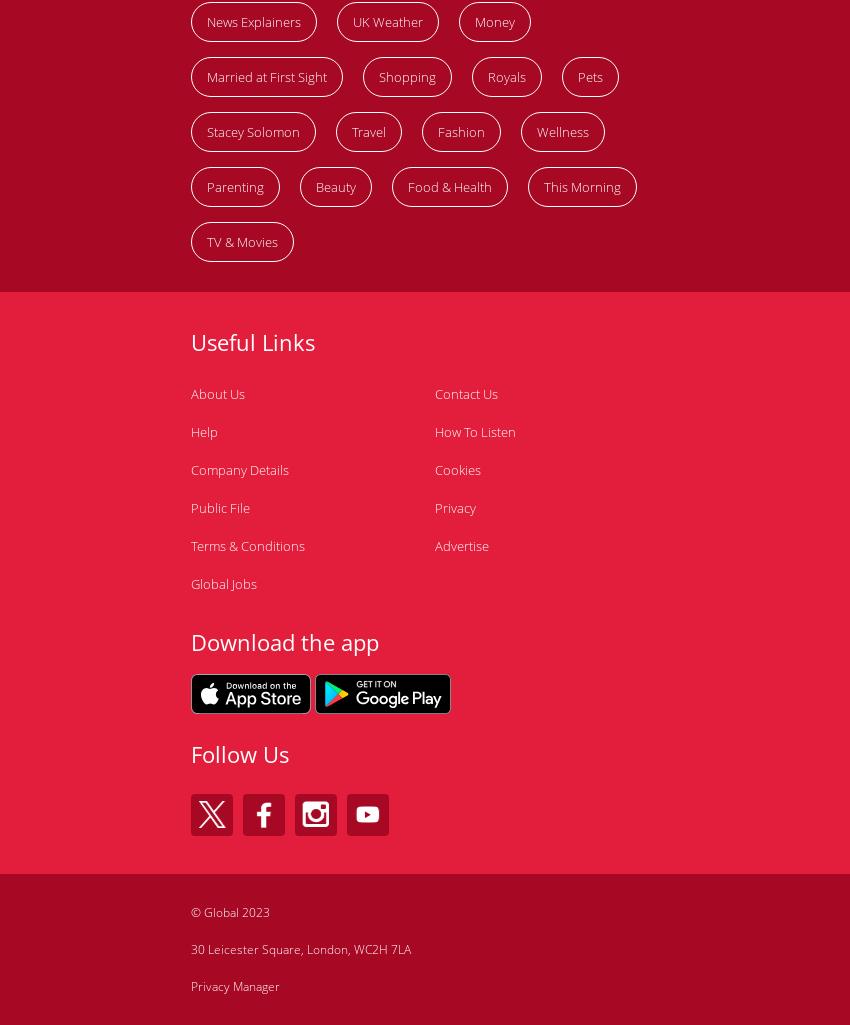  What do you see at coordinates (507, 74) in the screenshot?
I see `'Royals'` at bounding box center [507, 74].